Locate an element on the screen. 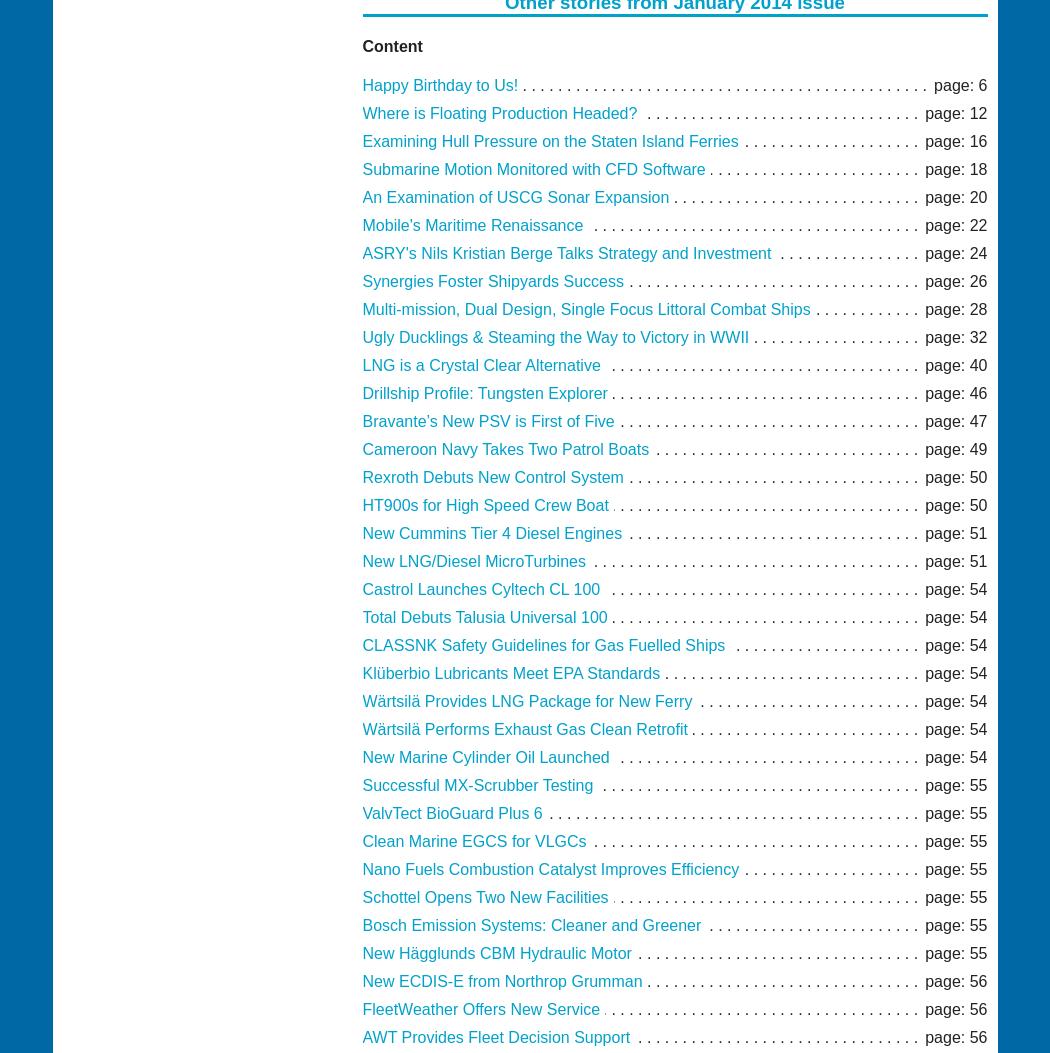 This screenshot has height=1053, width=1050. 'page: 40' is located at coordinates (955, 364).